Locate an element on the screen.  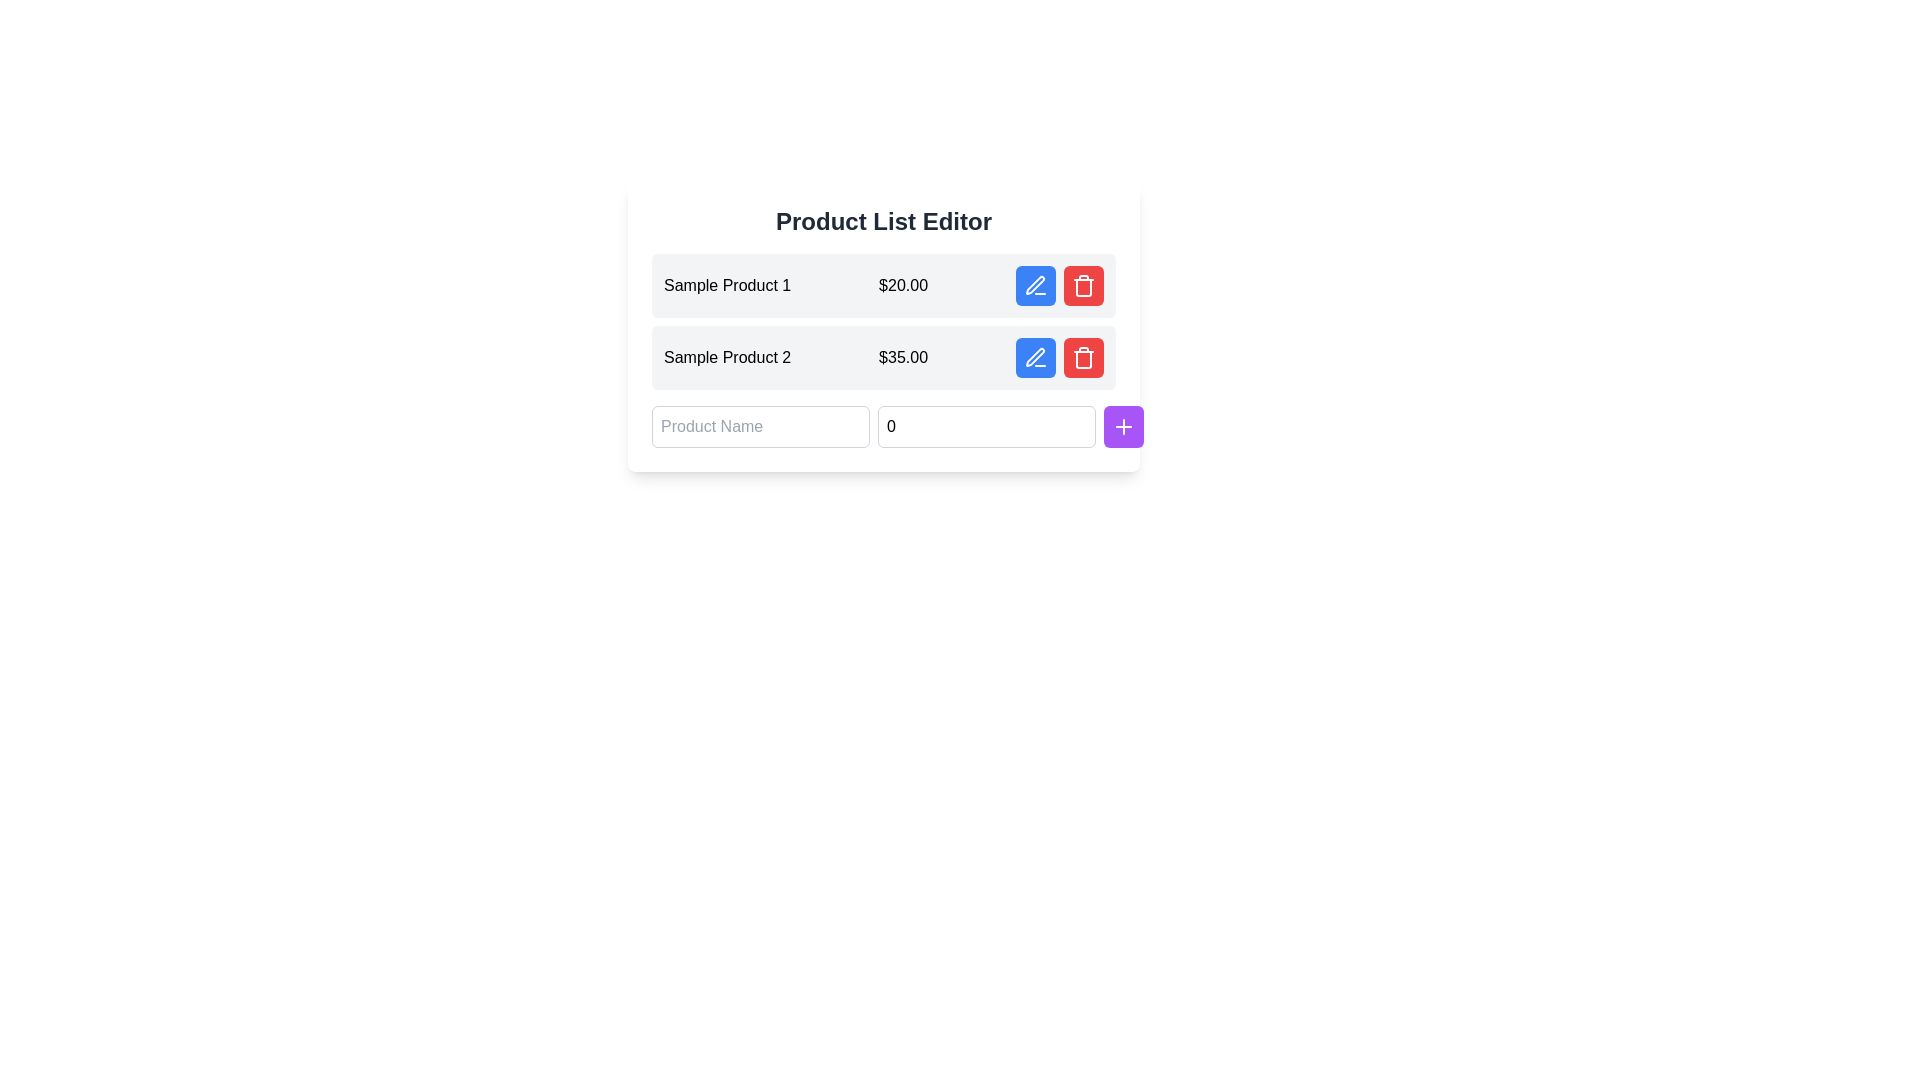
the pen icon inside the blue button on the right side of the first row in the product list table is located at coordinates (1036, 285).